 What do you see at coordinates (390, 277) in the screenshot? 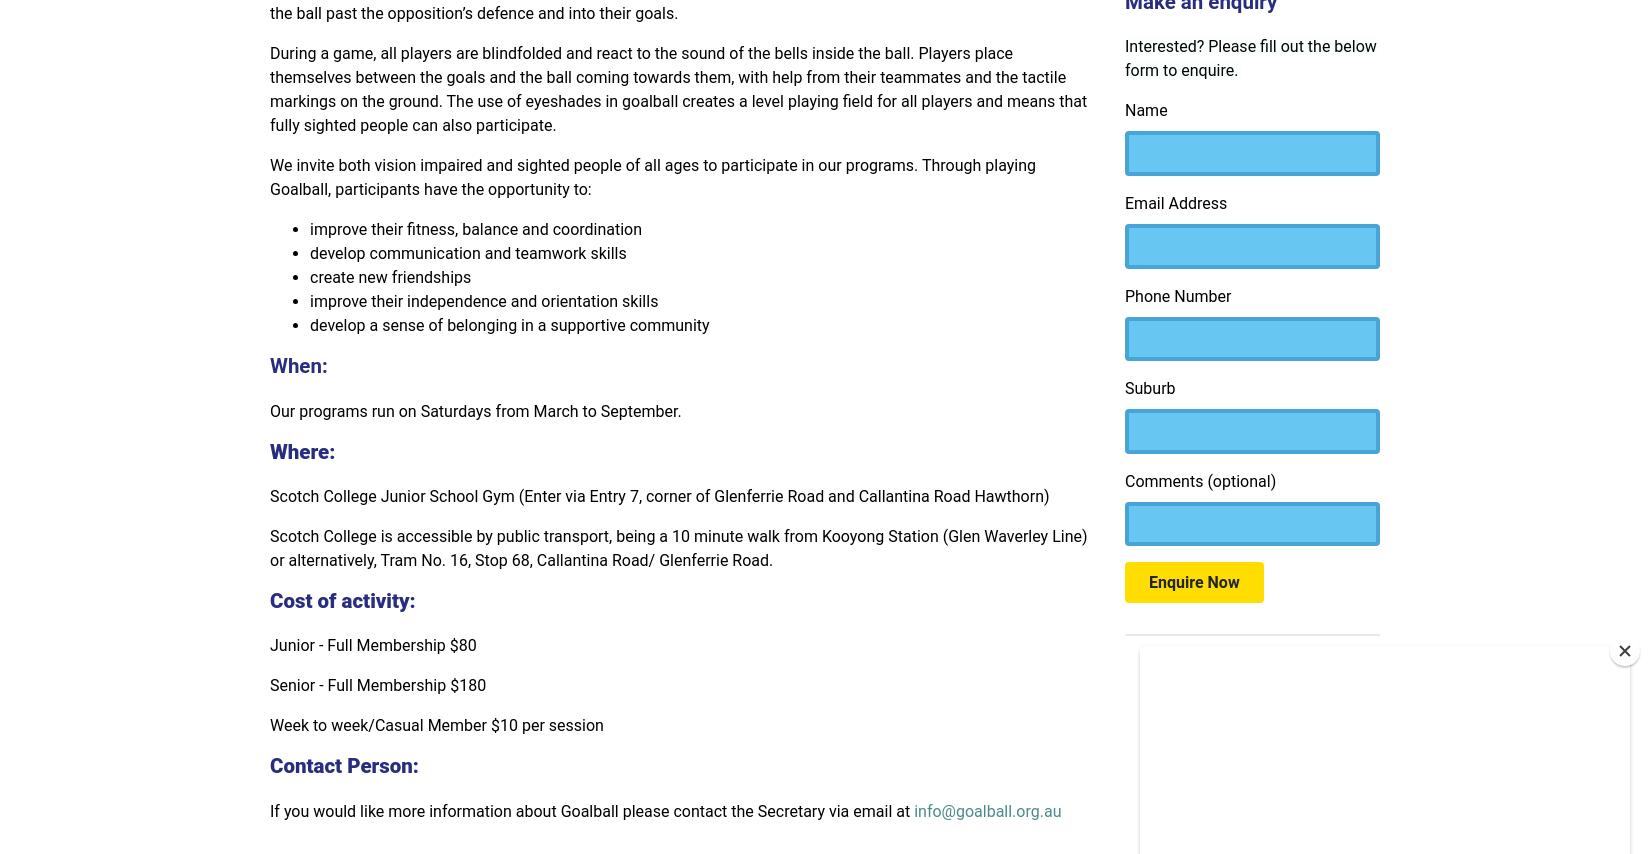
I see `'create new friendships'` at bounding box center [390, 277].